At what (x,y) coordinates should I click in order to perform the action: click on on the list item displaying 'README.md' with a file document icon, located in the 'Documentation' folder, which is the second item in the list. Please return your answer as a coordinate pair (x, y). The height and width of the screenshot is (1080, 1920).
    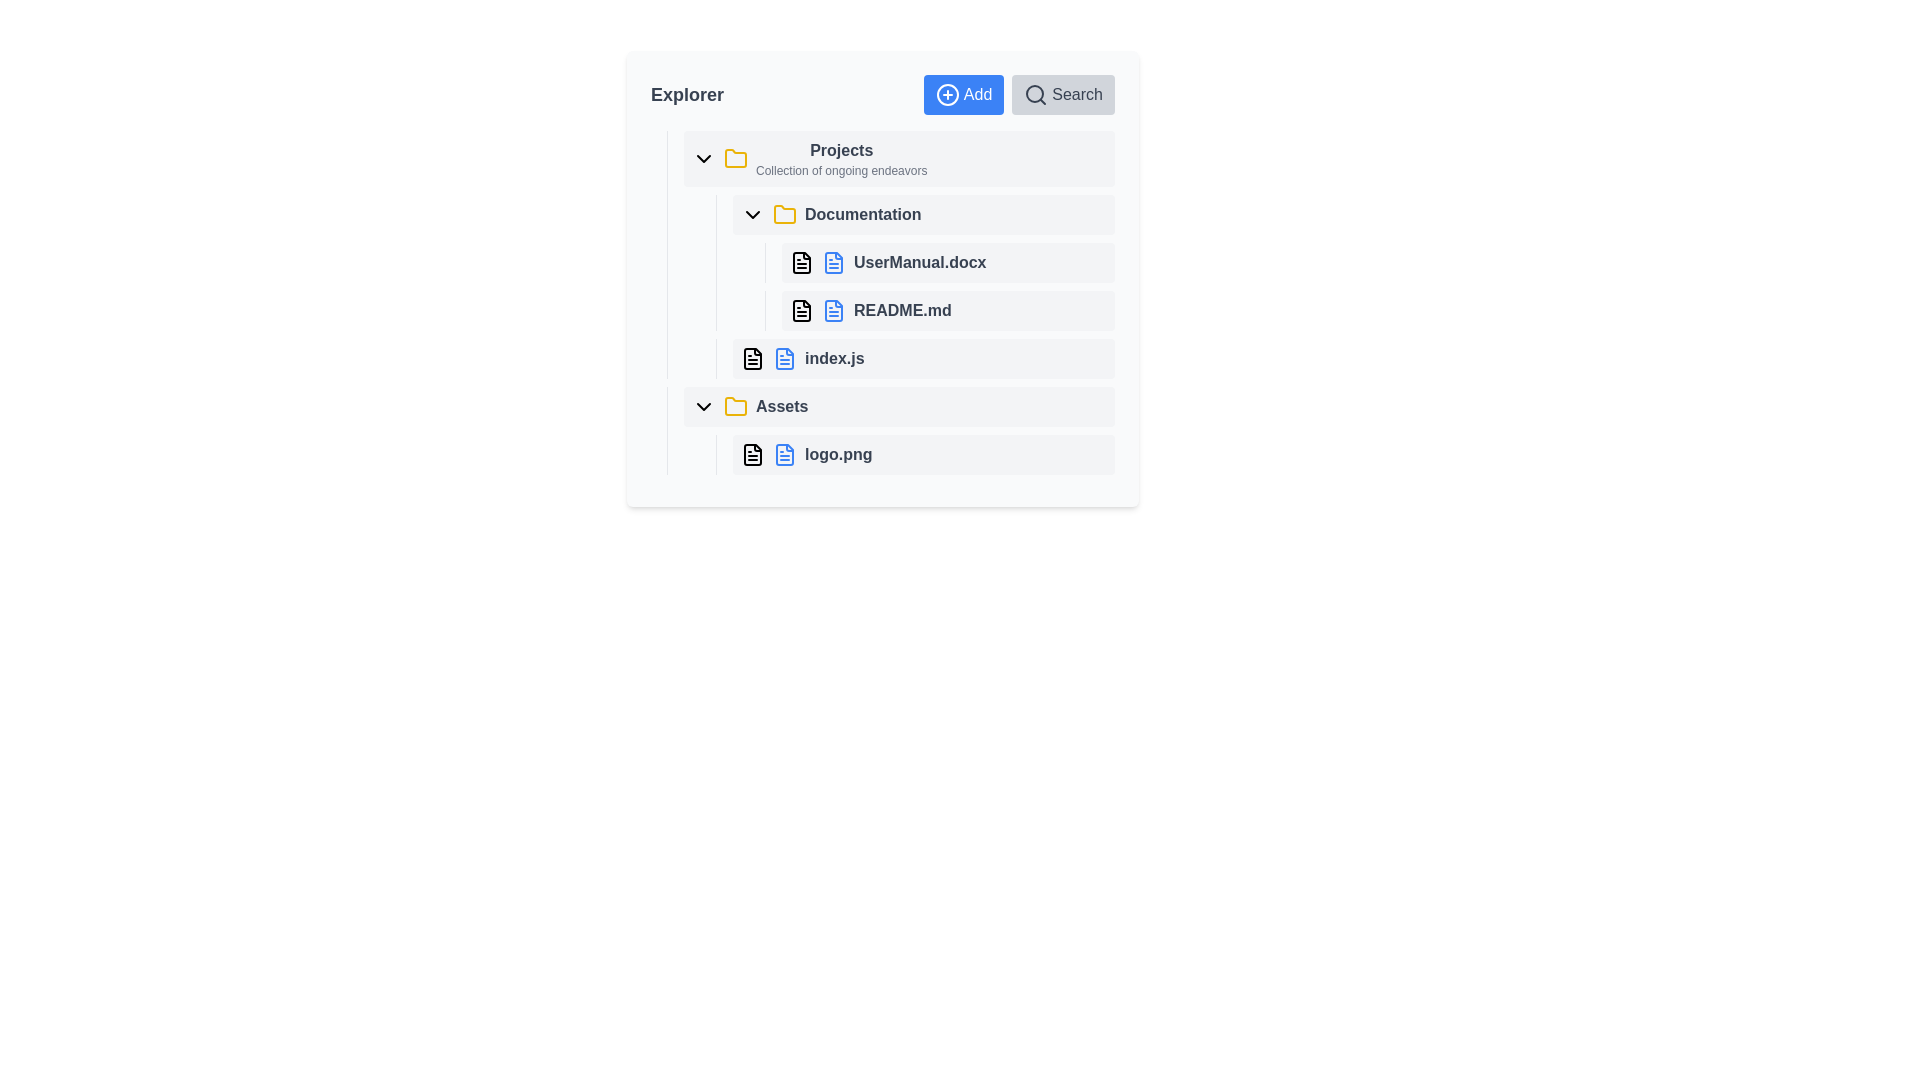
    Looking at the image, I should click on (939, 311).